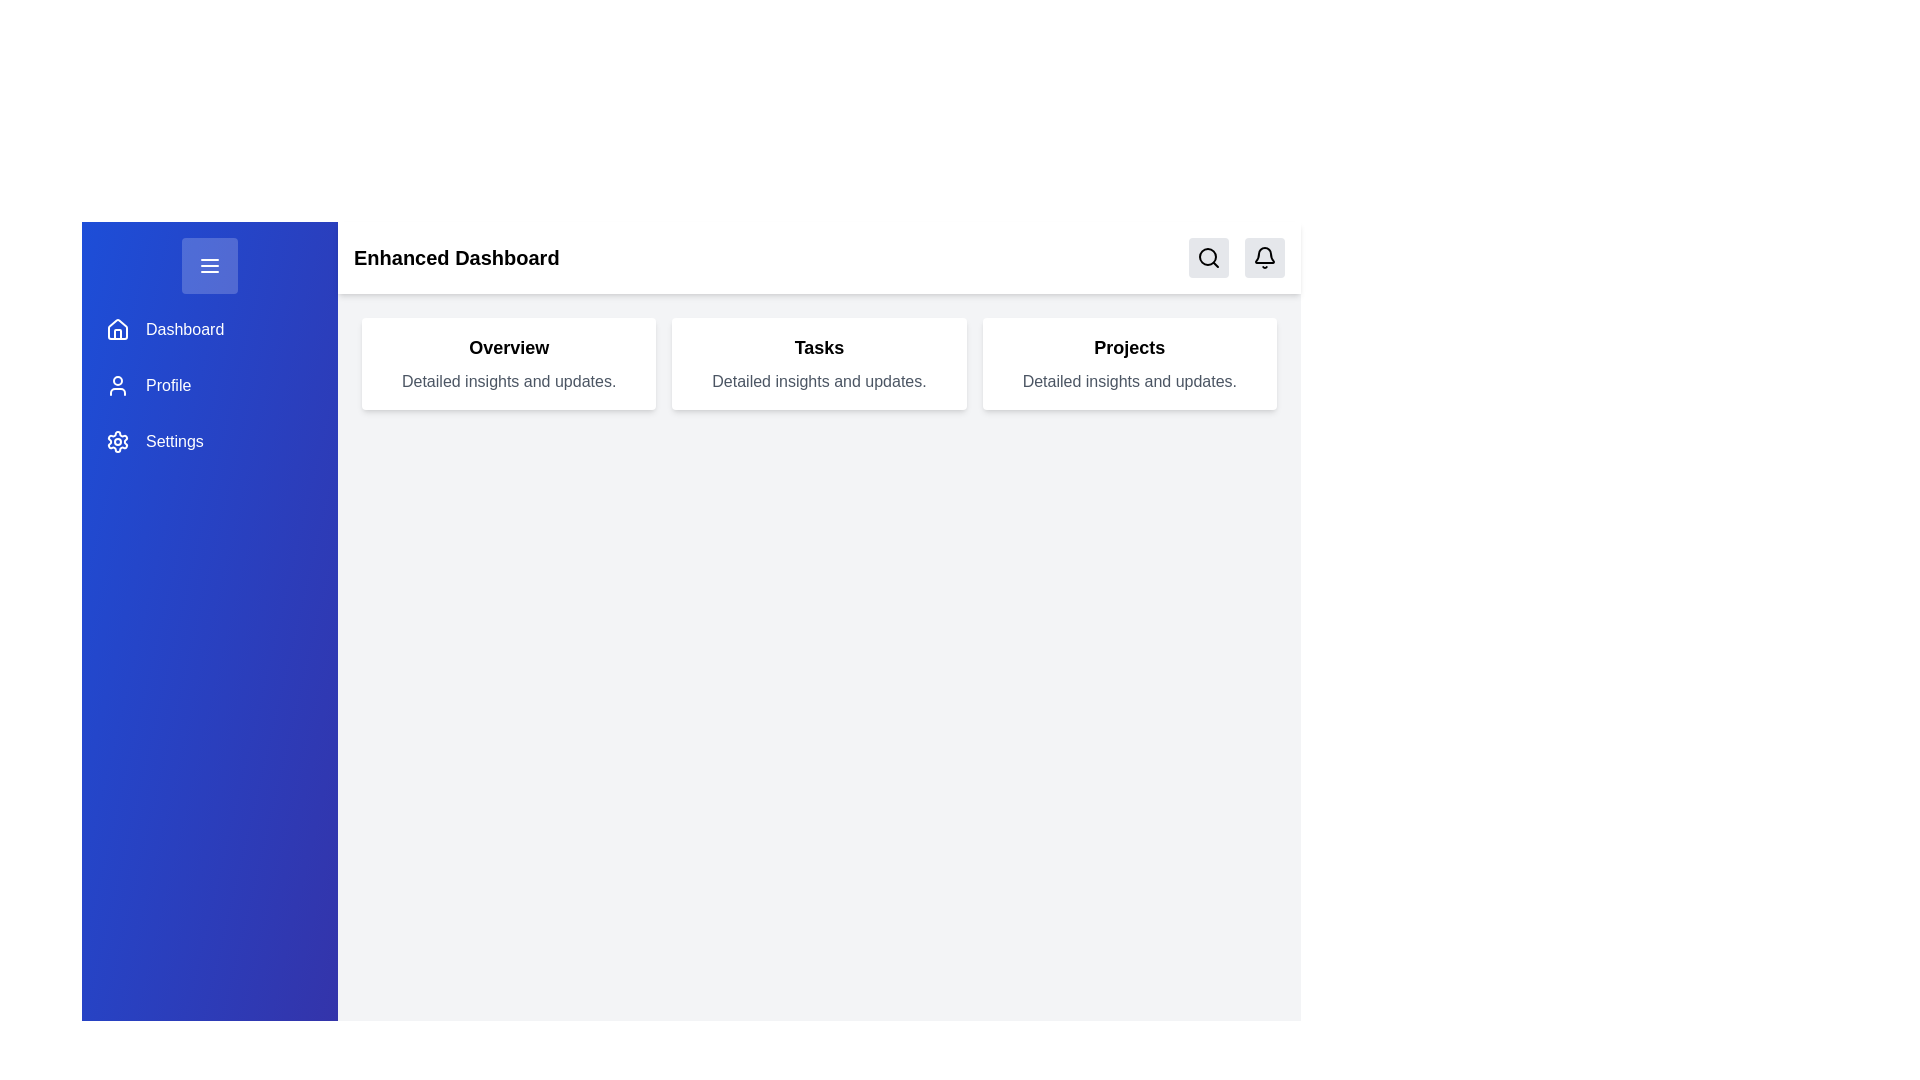 Image resolution: width=1920 pixels, height=1080 pixels. What do you see at coordinates (1129, 381) in the screenshot?
I see `text from the text label displaying 'Detailed insights and updates.' which is styled in gray font and located within the Projects card` at bounding box center [1129, 381].